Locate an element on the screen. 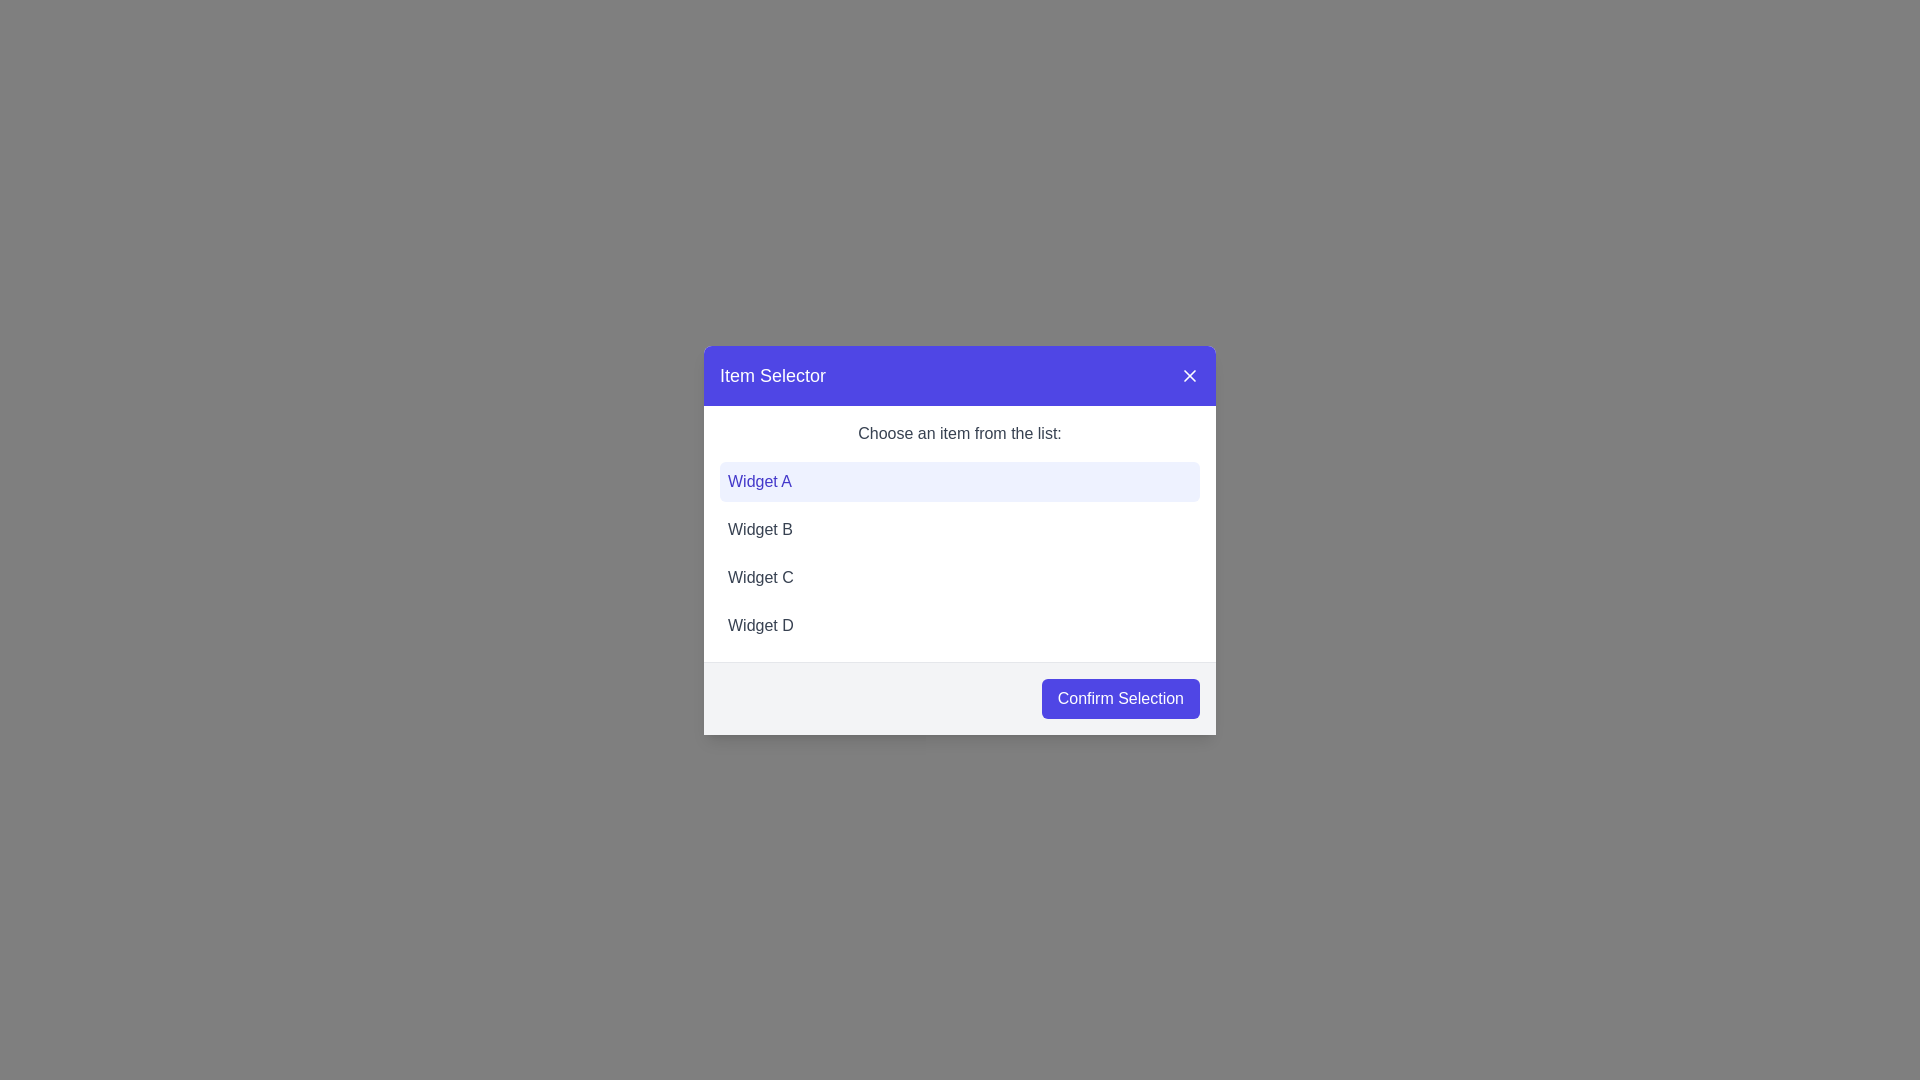 Image resolution: width=1920 pixels, height=1080 pixels. the button is located at coordinates (960, 481).